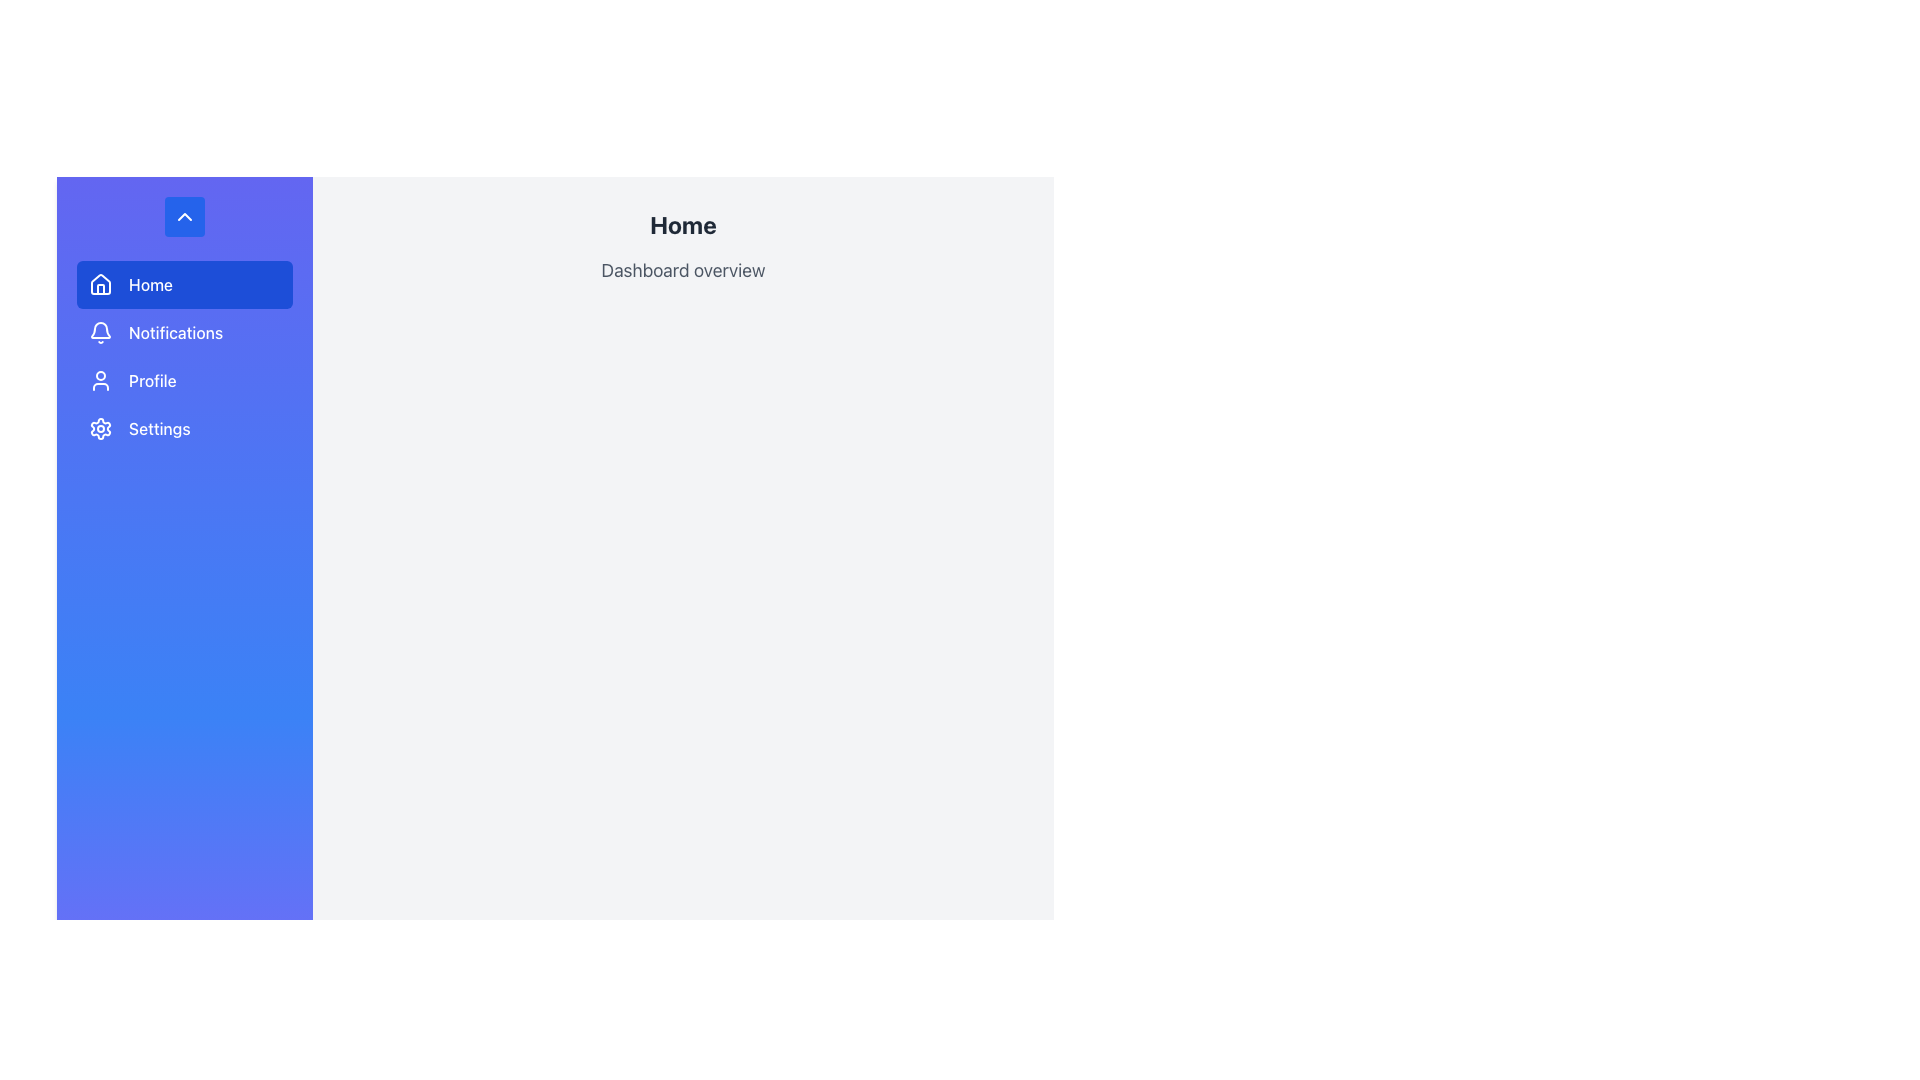 This screenshot has width=1920, height=1080. What do you see at coordinates (185, 356) in the screenshot?
I see `the second Navigation Menu Item in the sidebar` at bounding box center [185, 356].